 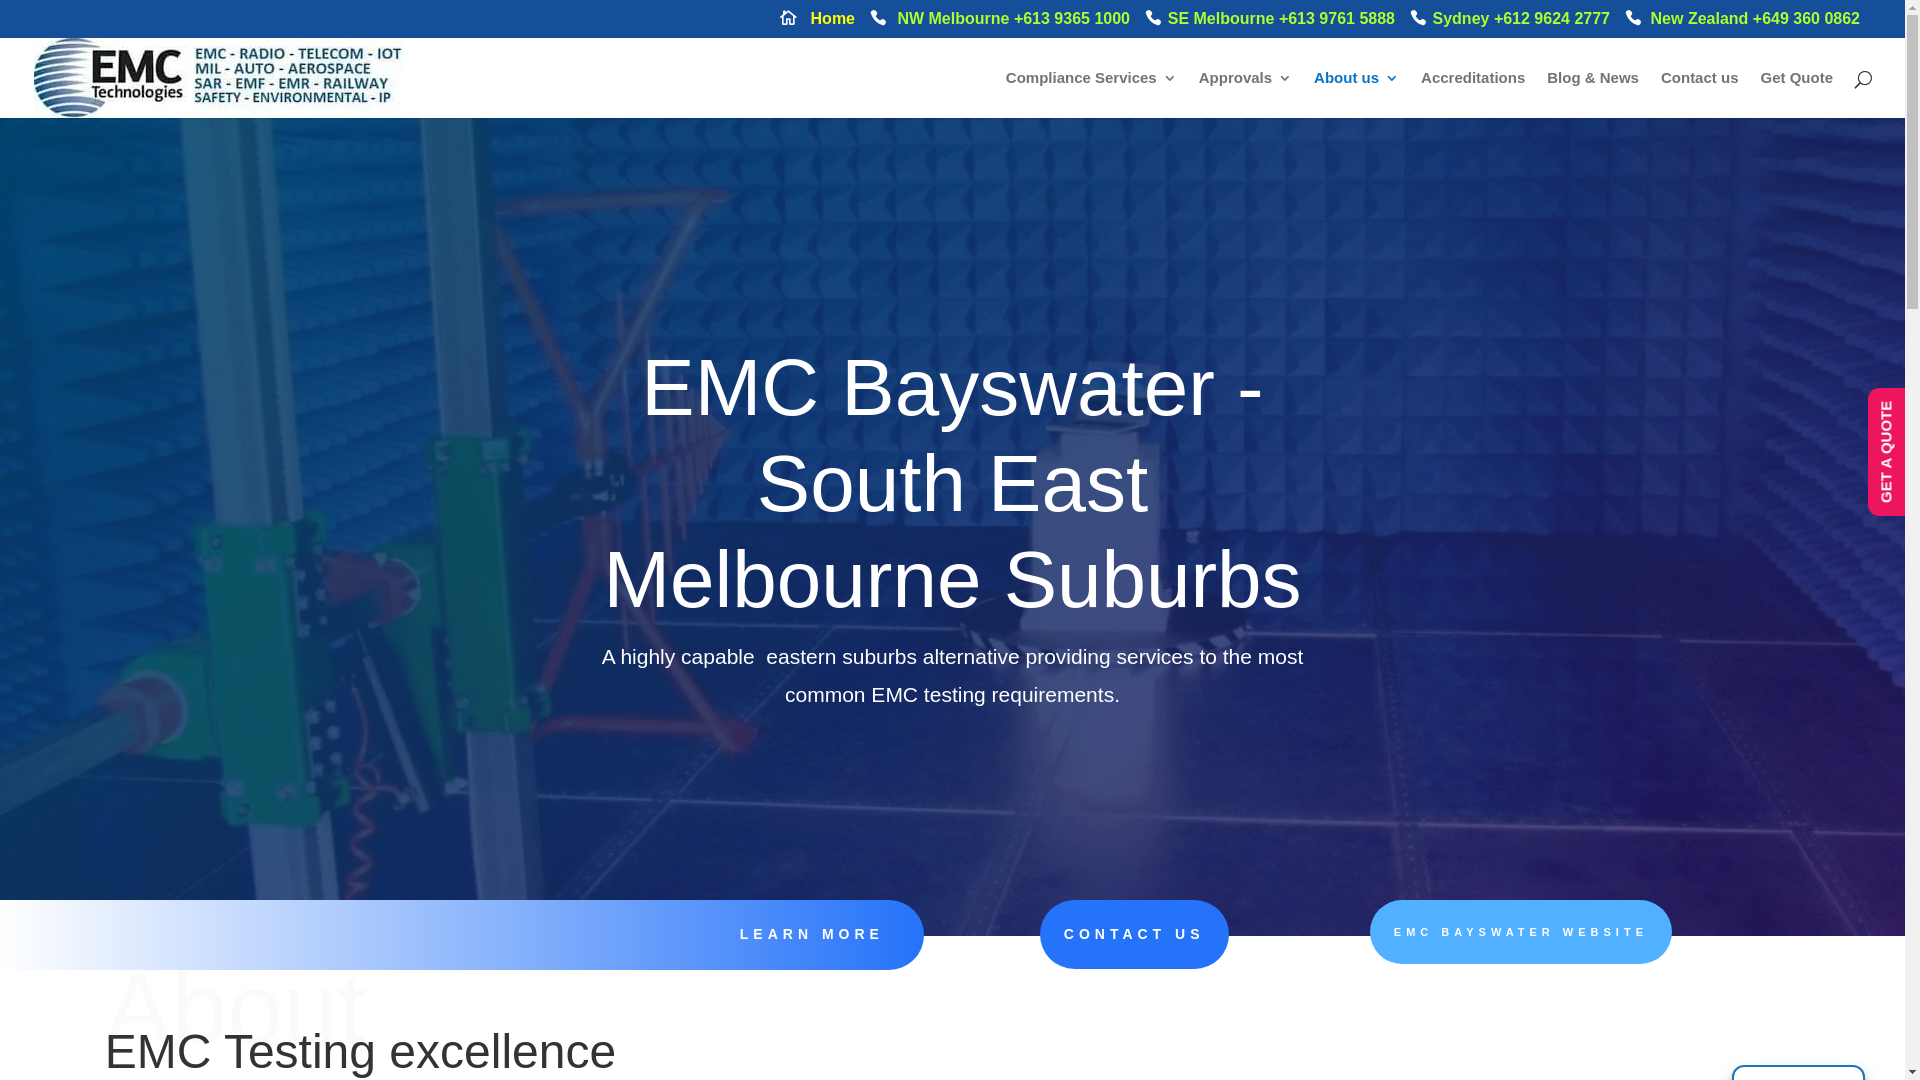 What do you see at coordinates (1134, 934) in the screenshot?
I see `'CONTACT US'` at bounding box center [1134, 934].